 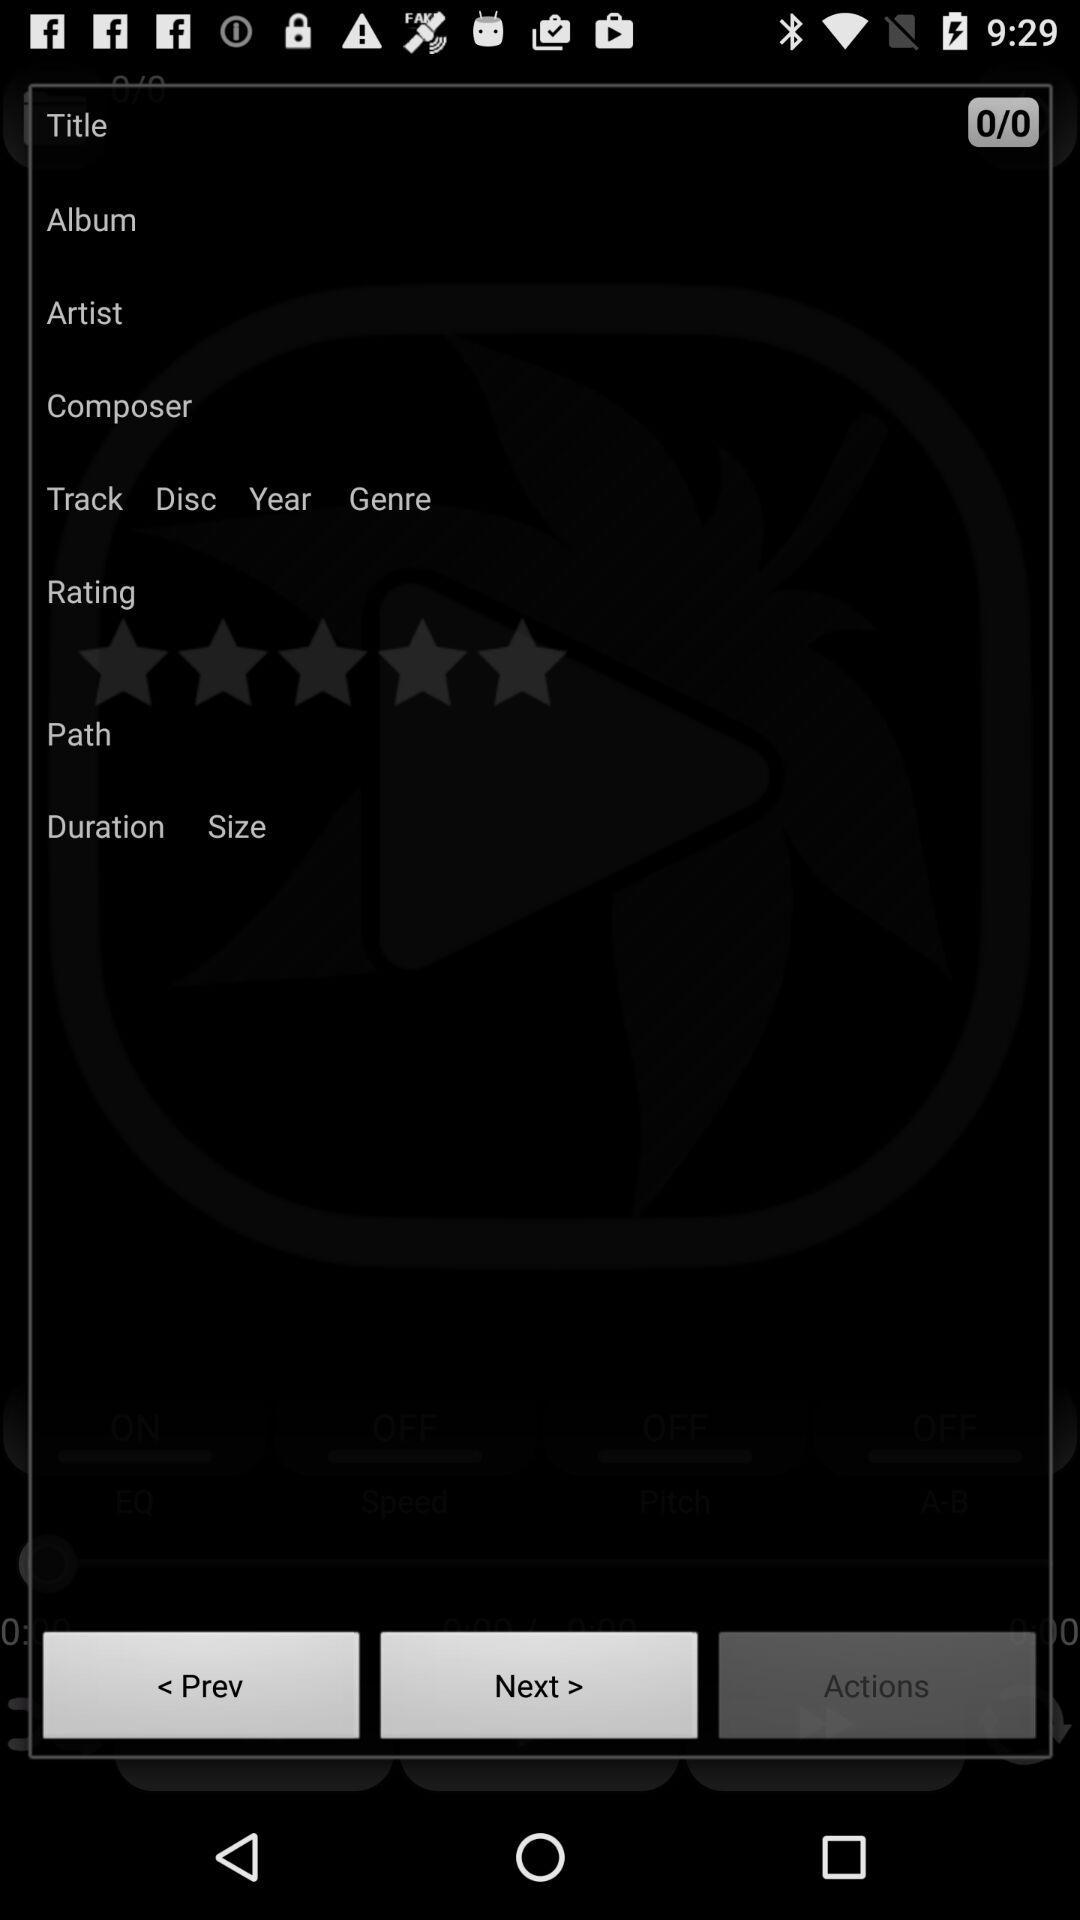 I want to click on the actions button, so click(x=876, y=1690).